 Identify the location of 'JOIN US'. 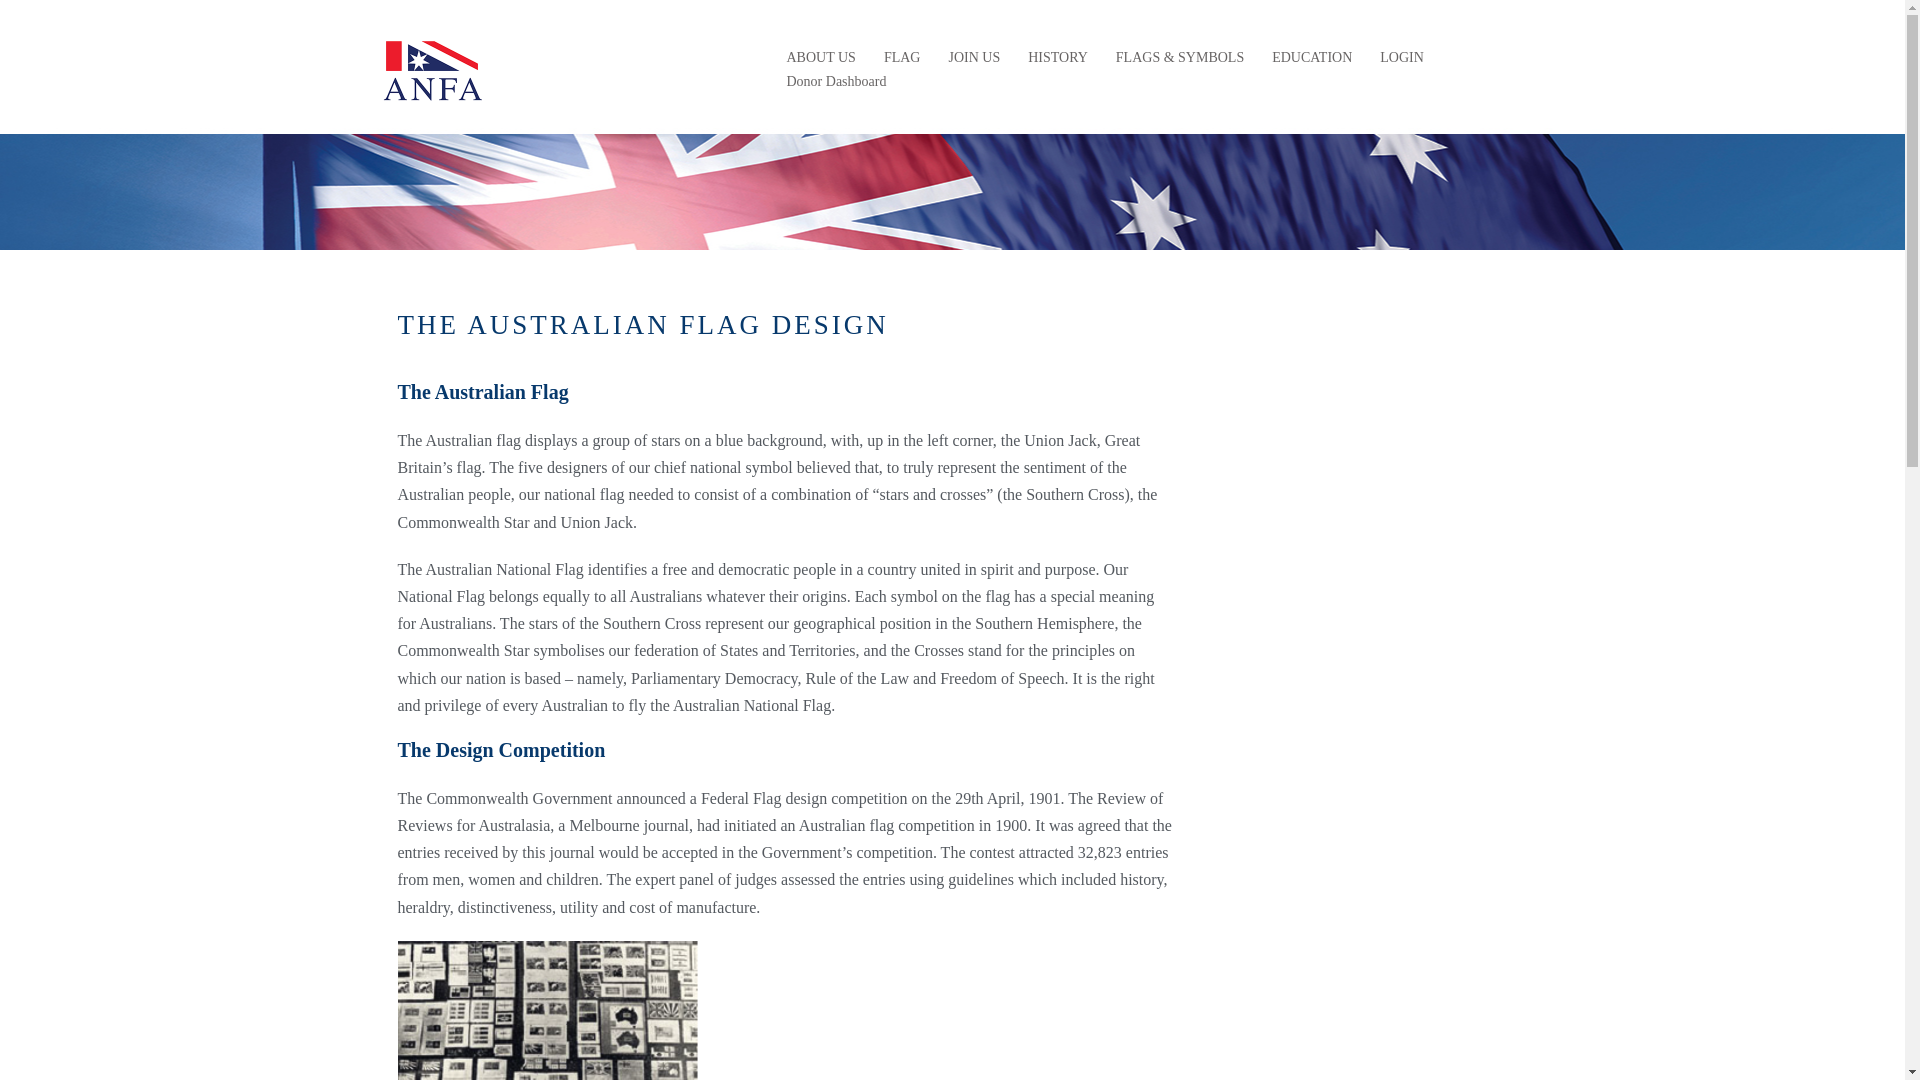
(974, 56).